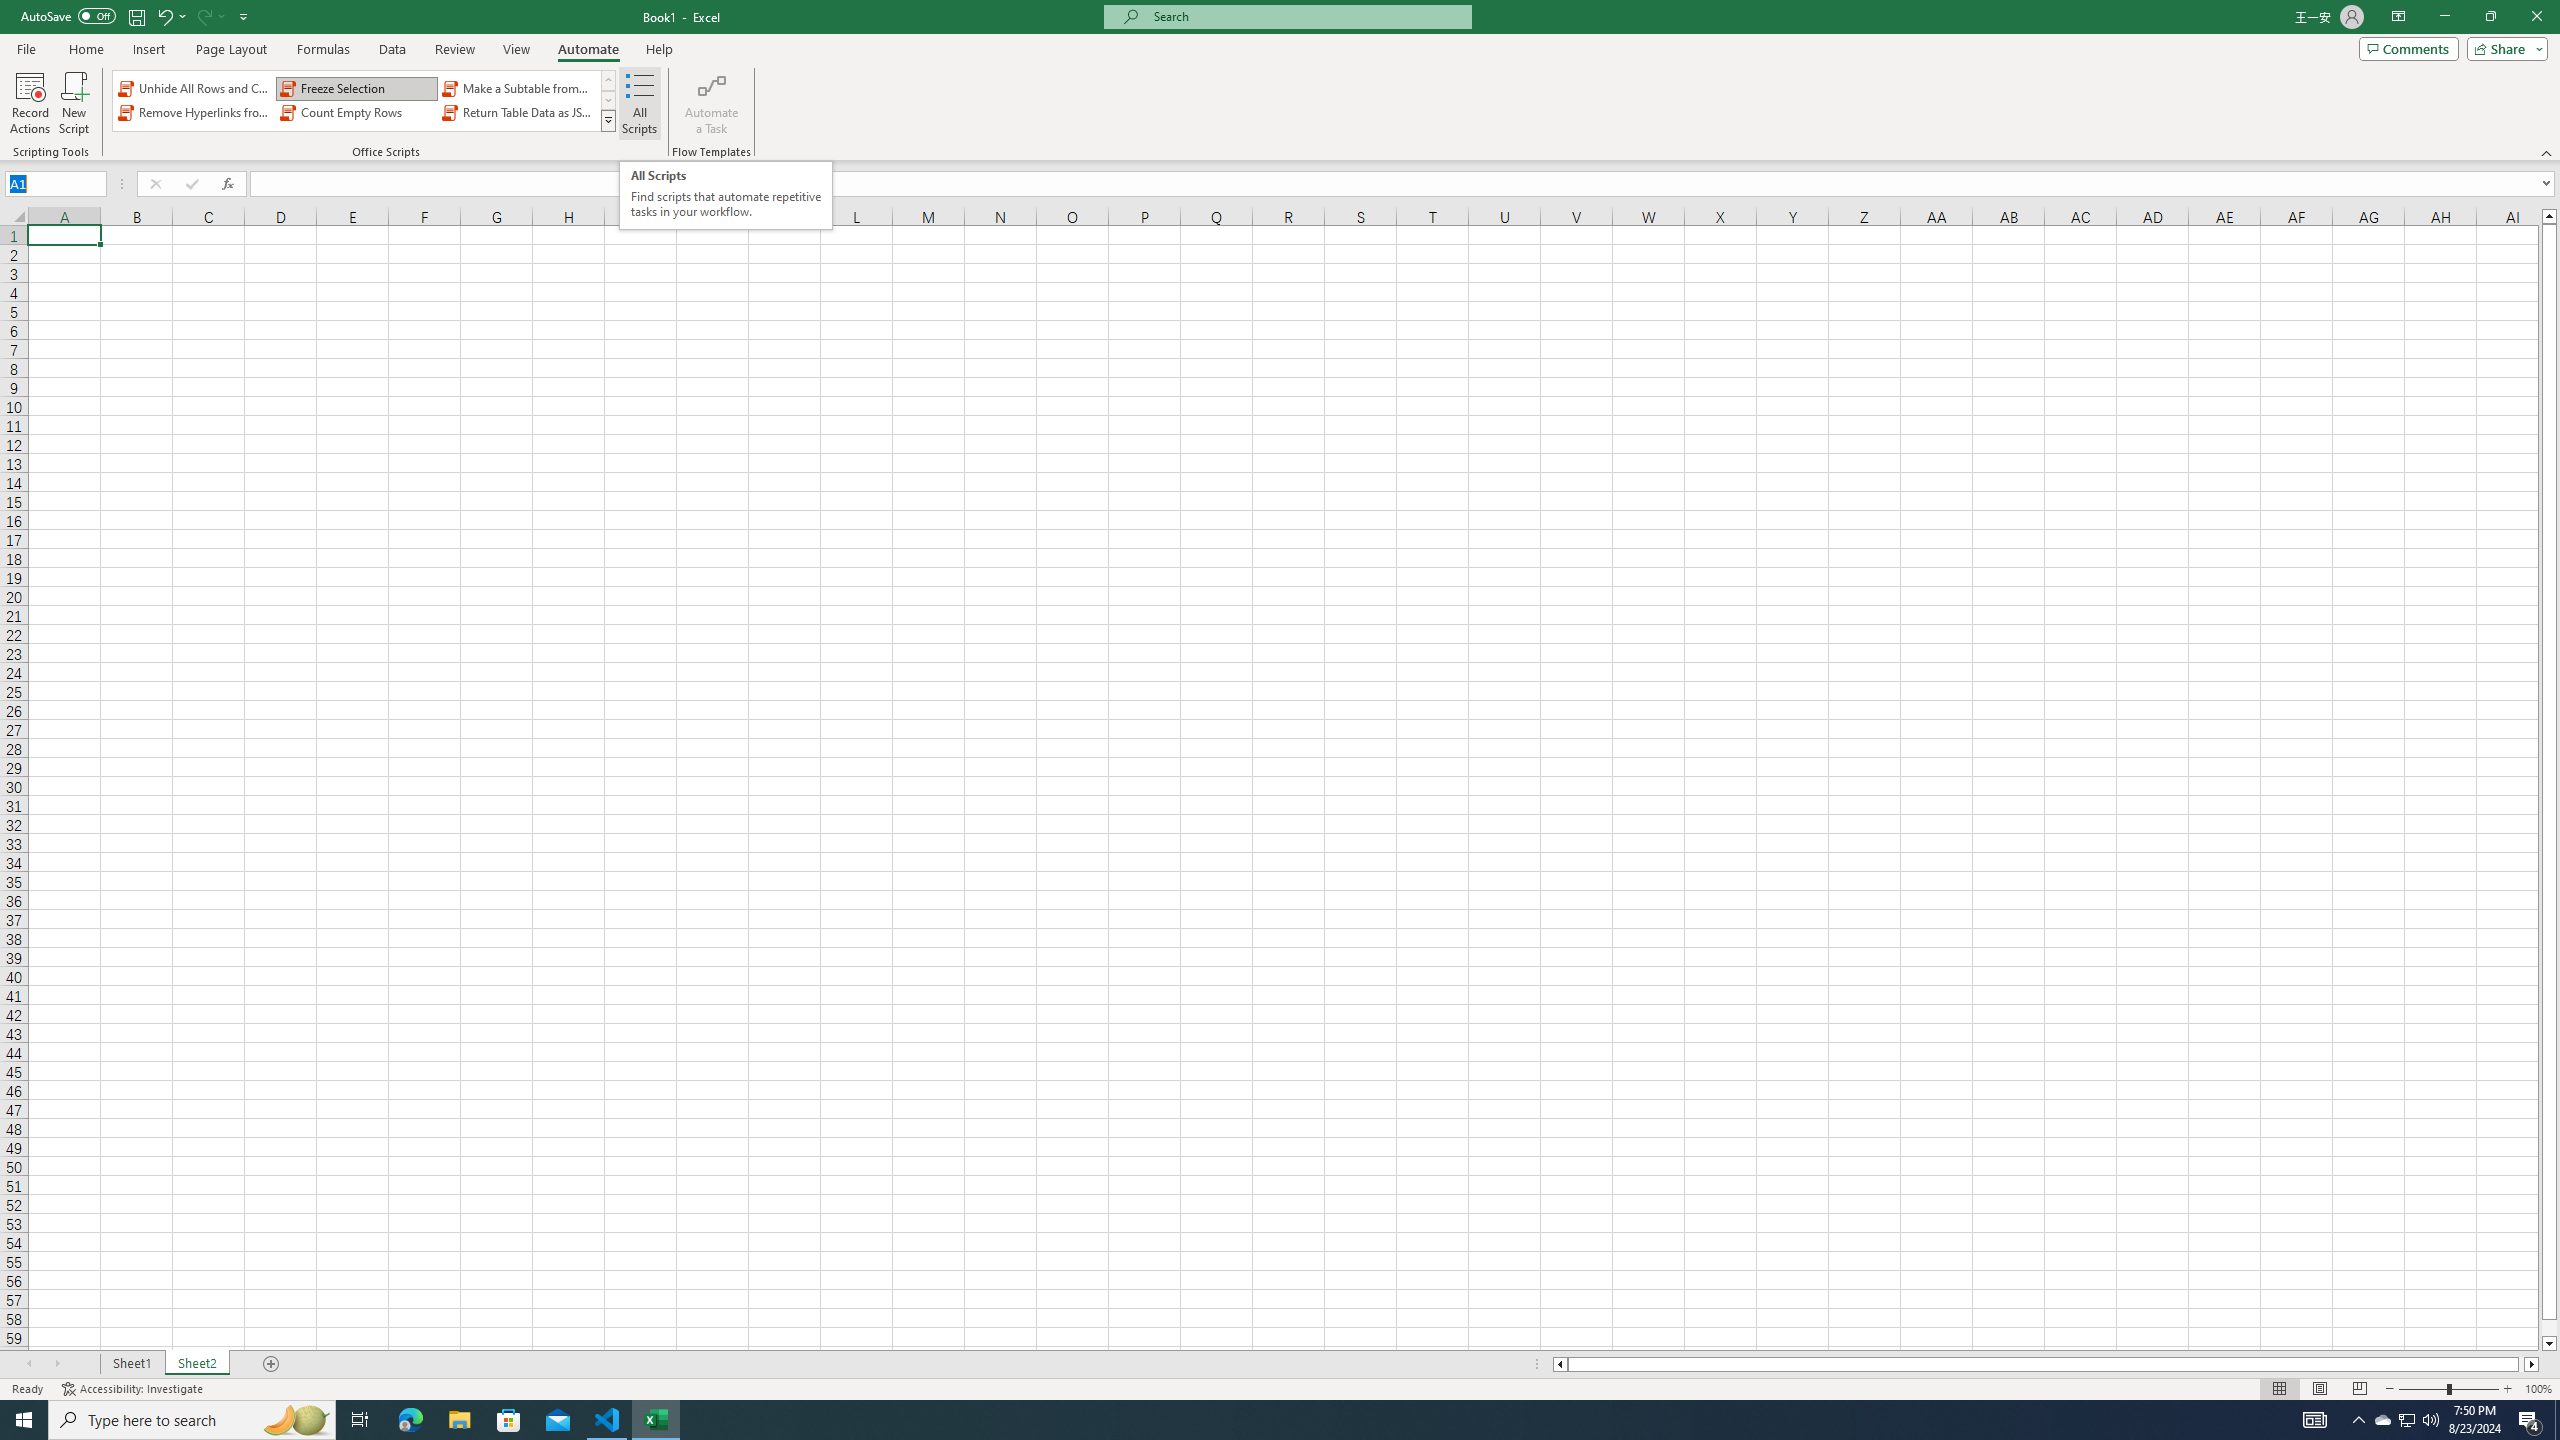  What do you see at coordinates (517, 88) in the screenshot?
I see `'Make a Subtable from a Selection'` at bounding box center [517, 88].